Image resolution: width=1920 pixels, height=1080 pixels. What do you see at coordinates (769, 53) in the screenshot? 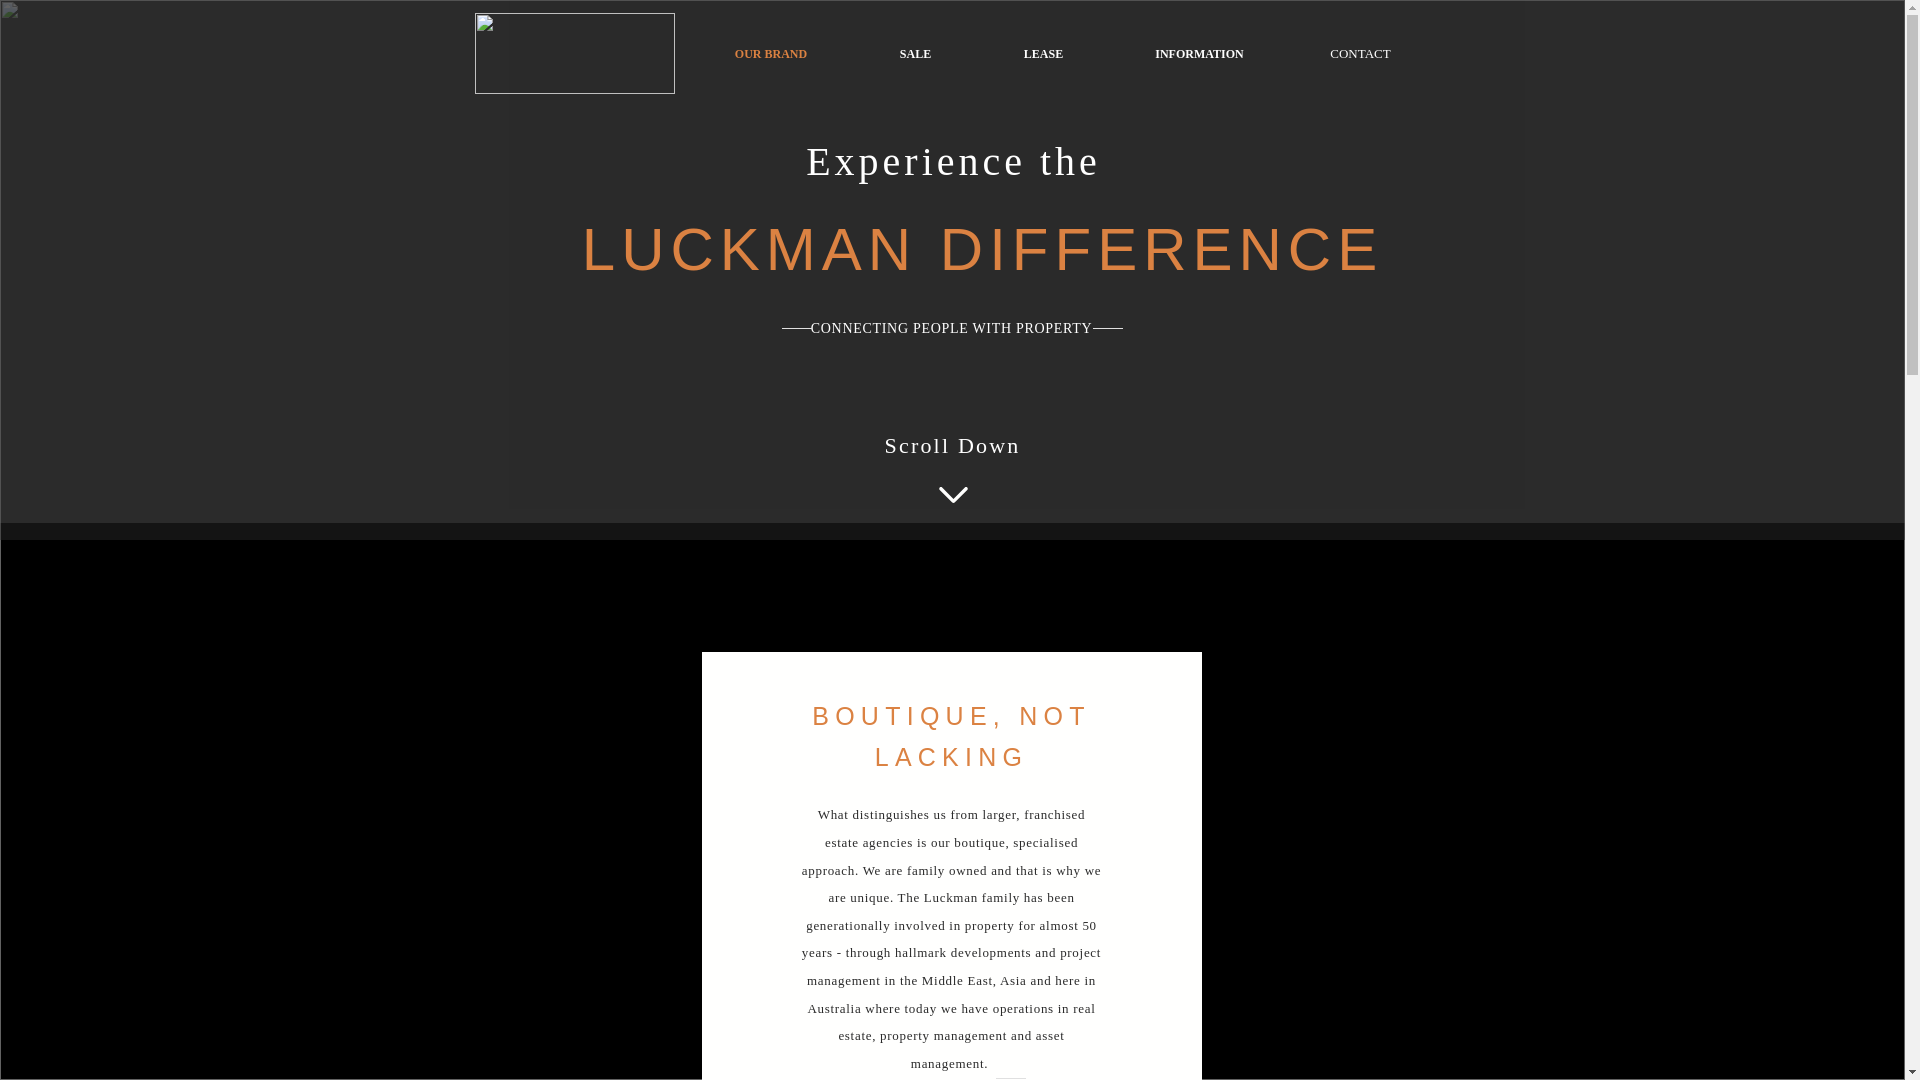
I see `'OUR BRAND'` at bounding box center [769, 53].